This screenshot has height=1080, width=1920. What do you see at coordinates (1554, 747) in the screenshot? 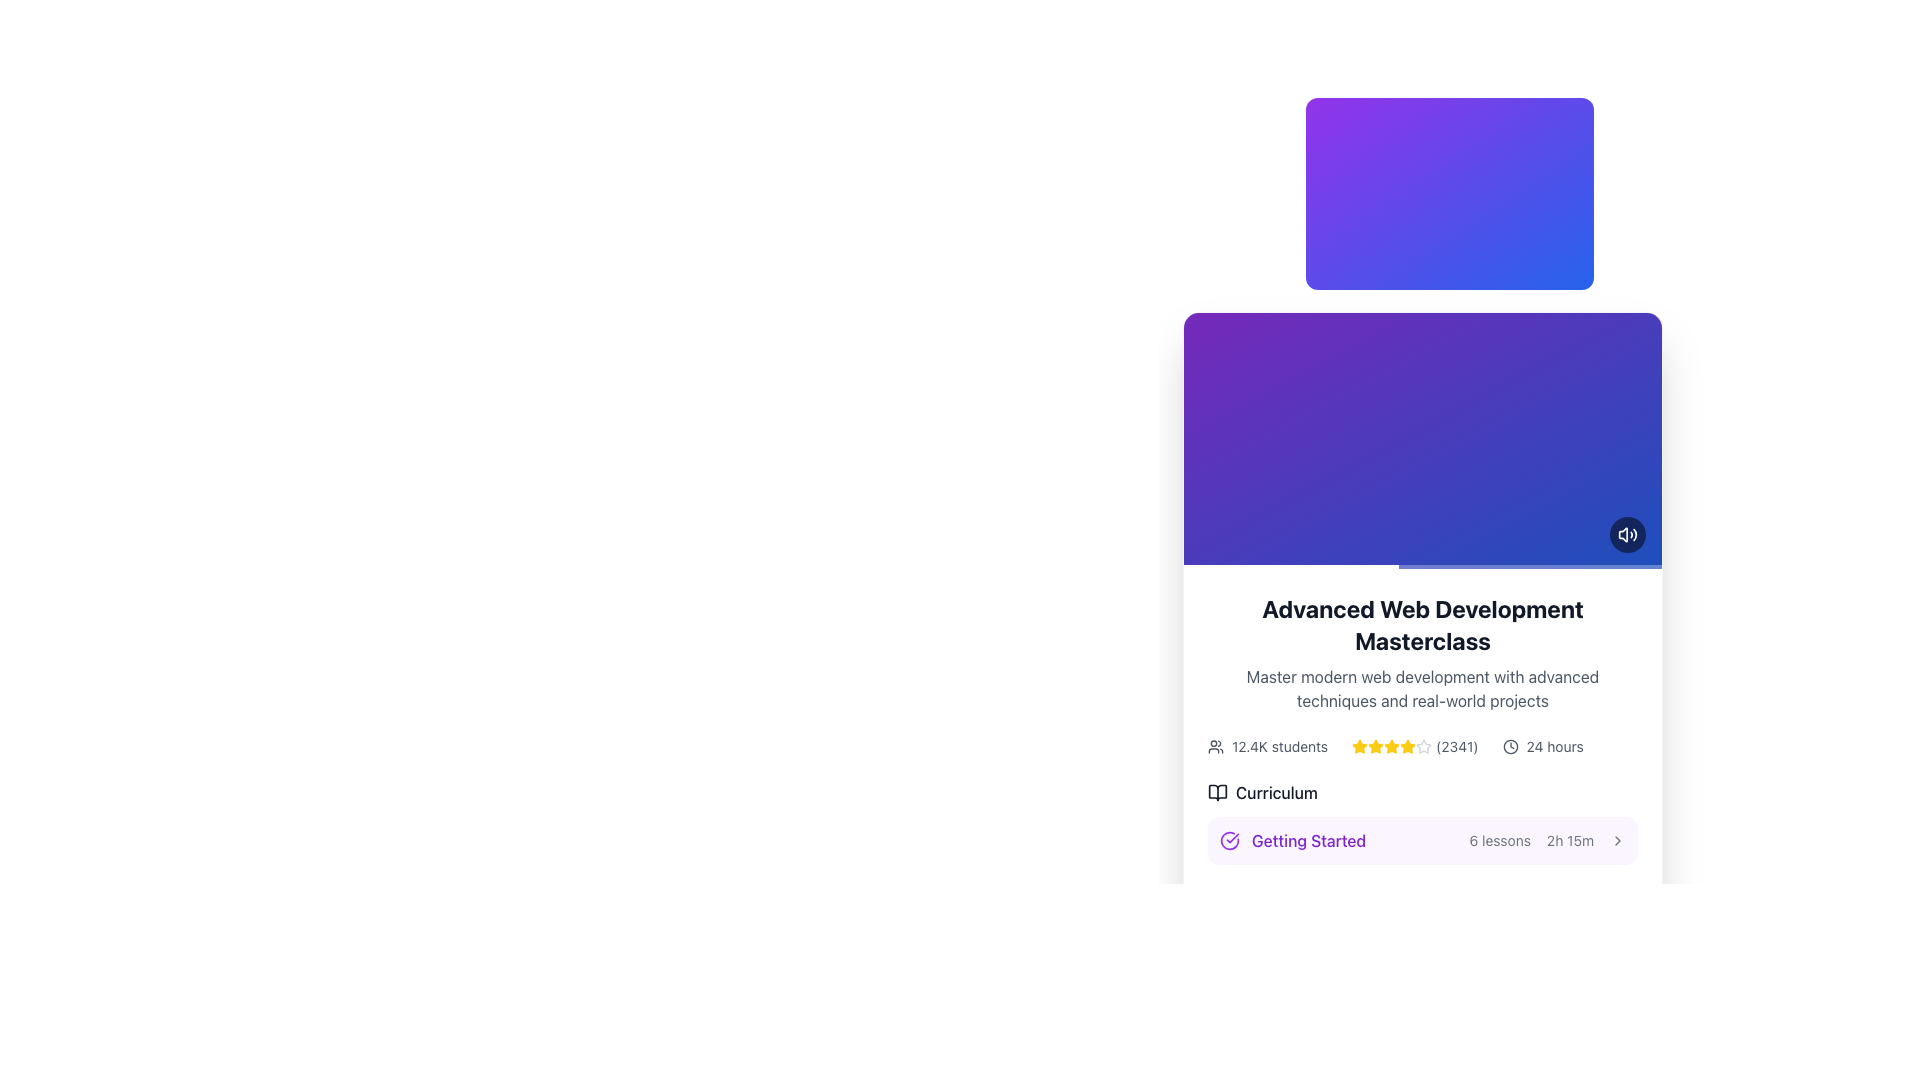
I see `informational text label displaying '24 hours' located at the bottom-right section of the card-like layout, following the clock icon` at bounding box center [1554, 747].